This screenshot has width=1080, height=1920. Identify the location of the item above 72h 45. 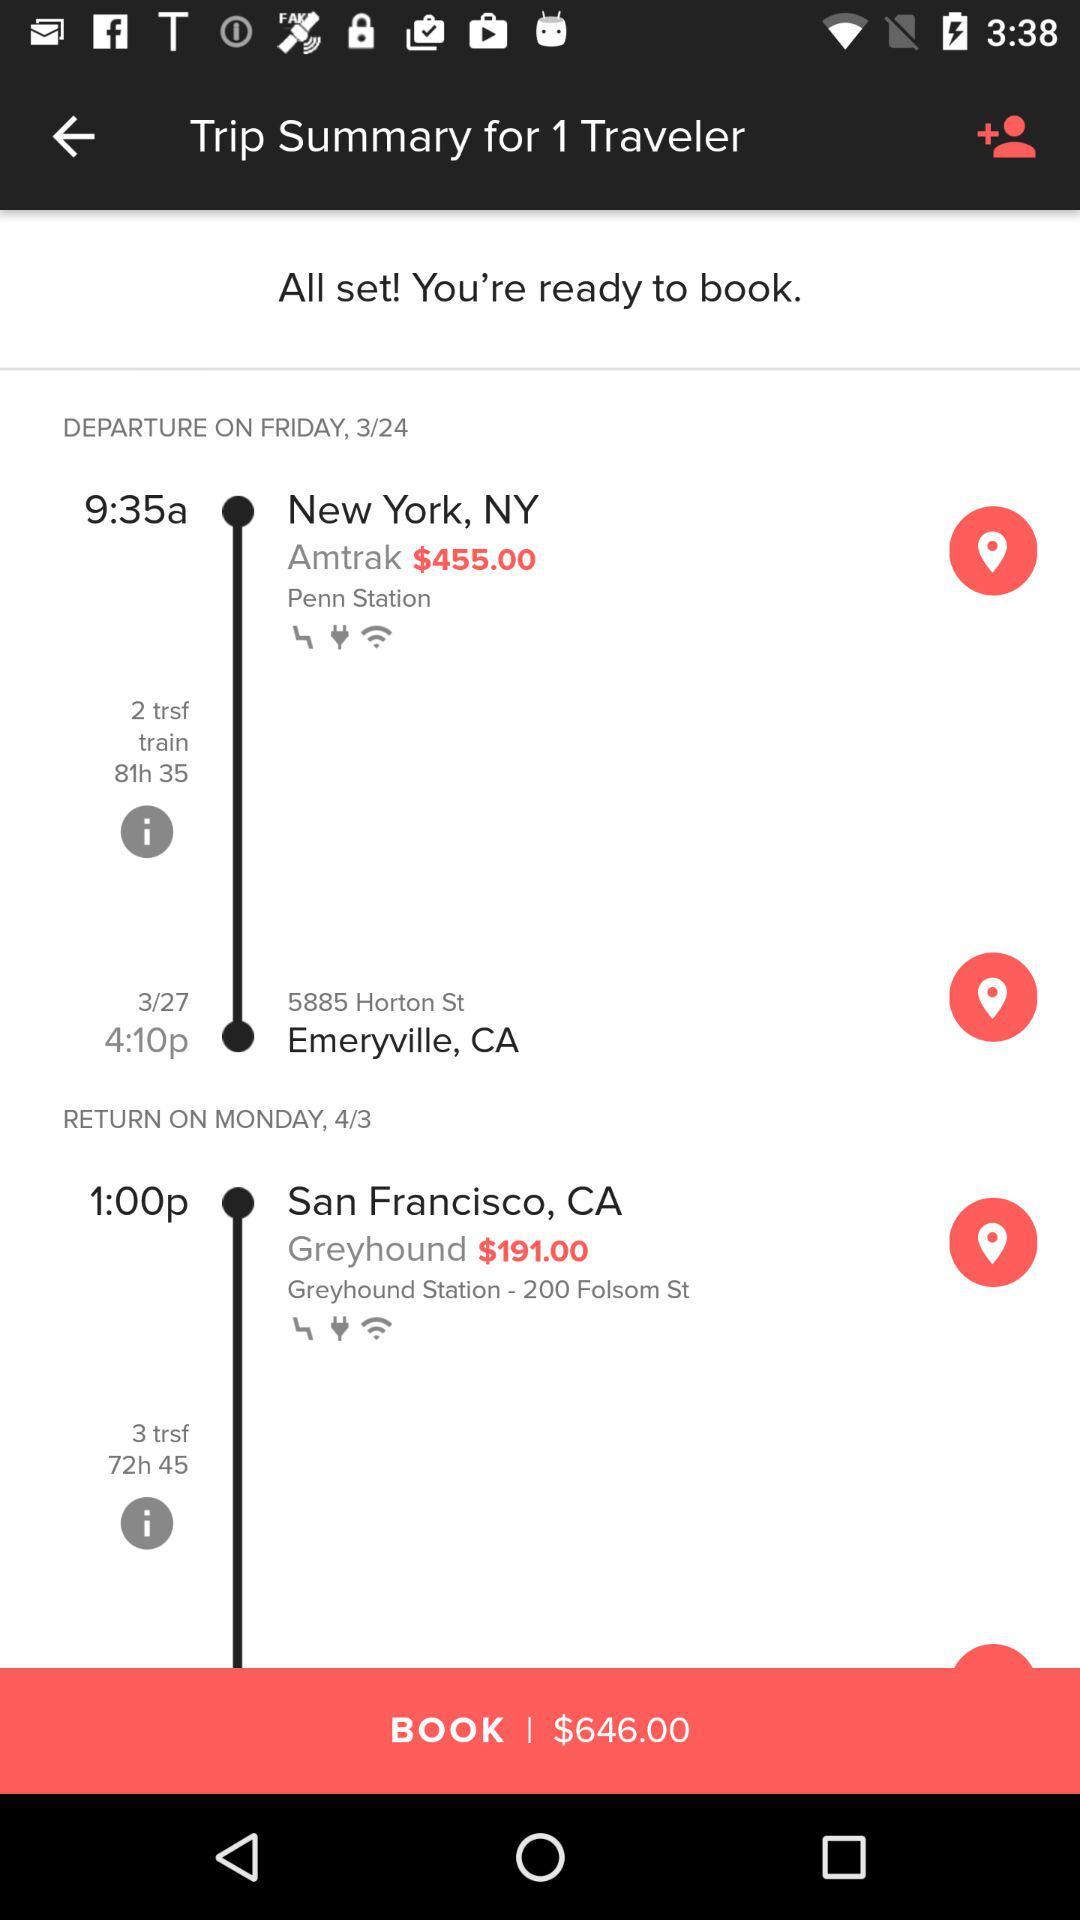
(159, 1433).